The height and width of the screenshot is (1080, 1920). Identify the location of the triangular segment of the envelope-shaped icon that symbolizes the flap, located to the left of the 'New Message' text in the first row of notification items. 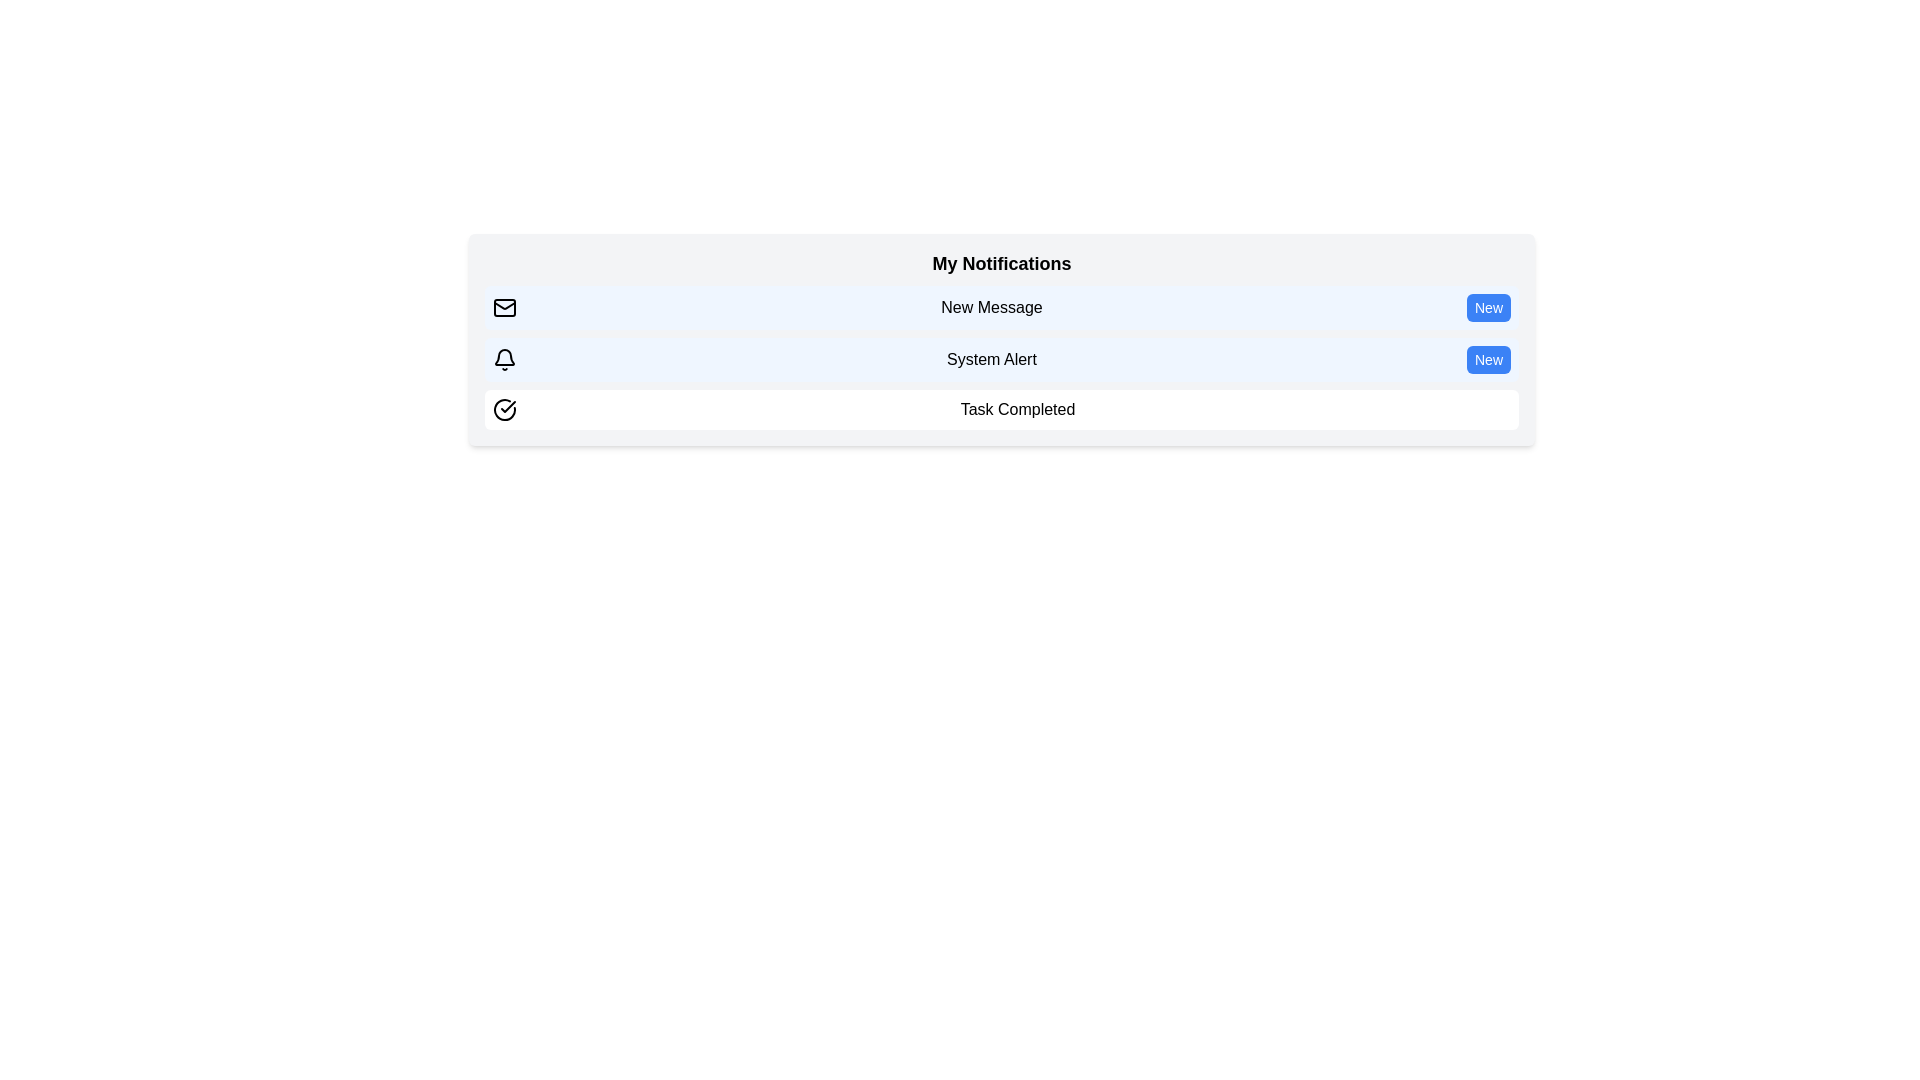
(504, 304).